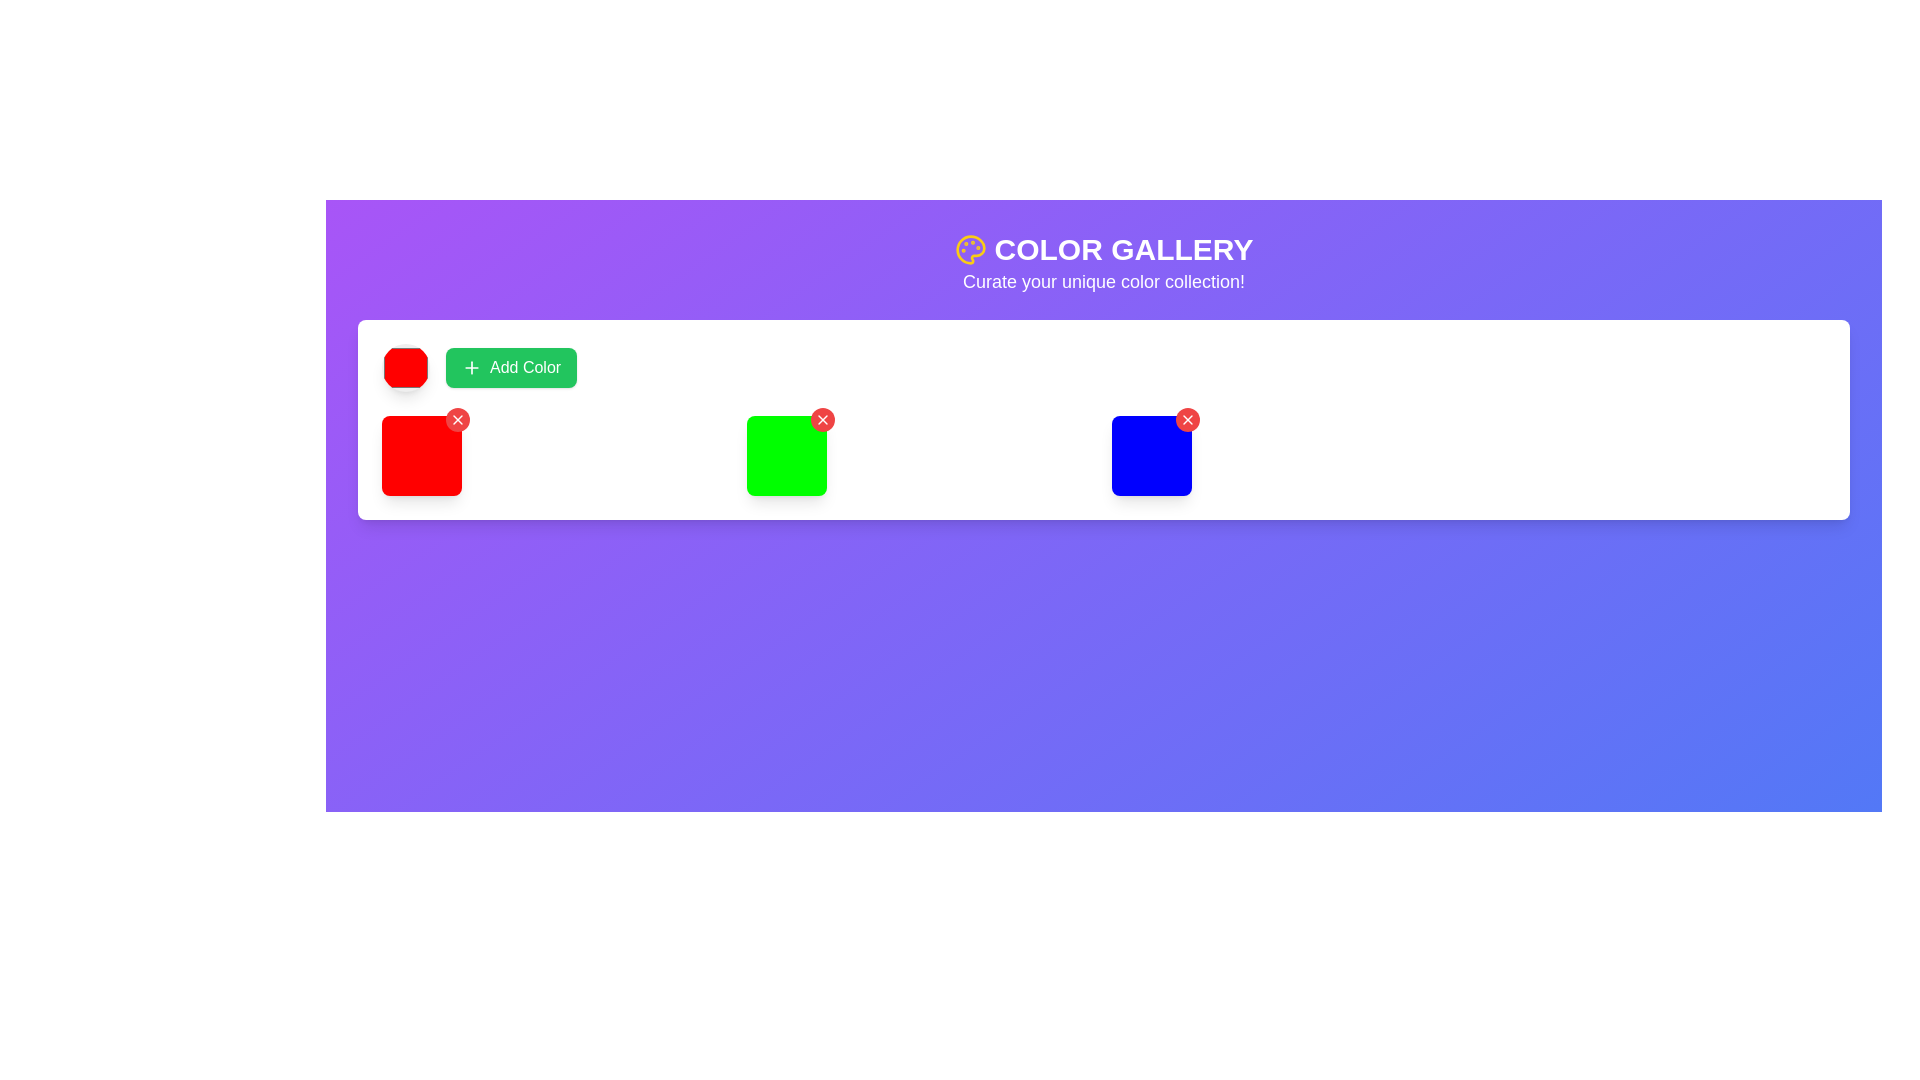  I want to click on the 'Add Color' button, which is represented by a visual indicator icon located within a green button positioned towards the top-left of the main interface panel, so click(470, 367).